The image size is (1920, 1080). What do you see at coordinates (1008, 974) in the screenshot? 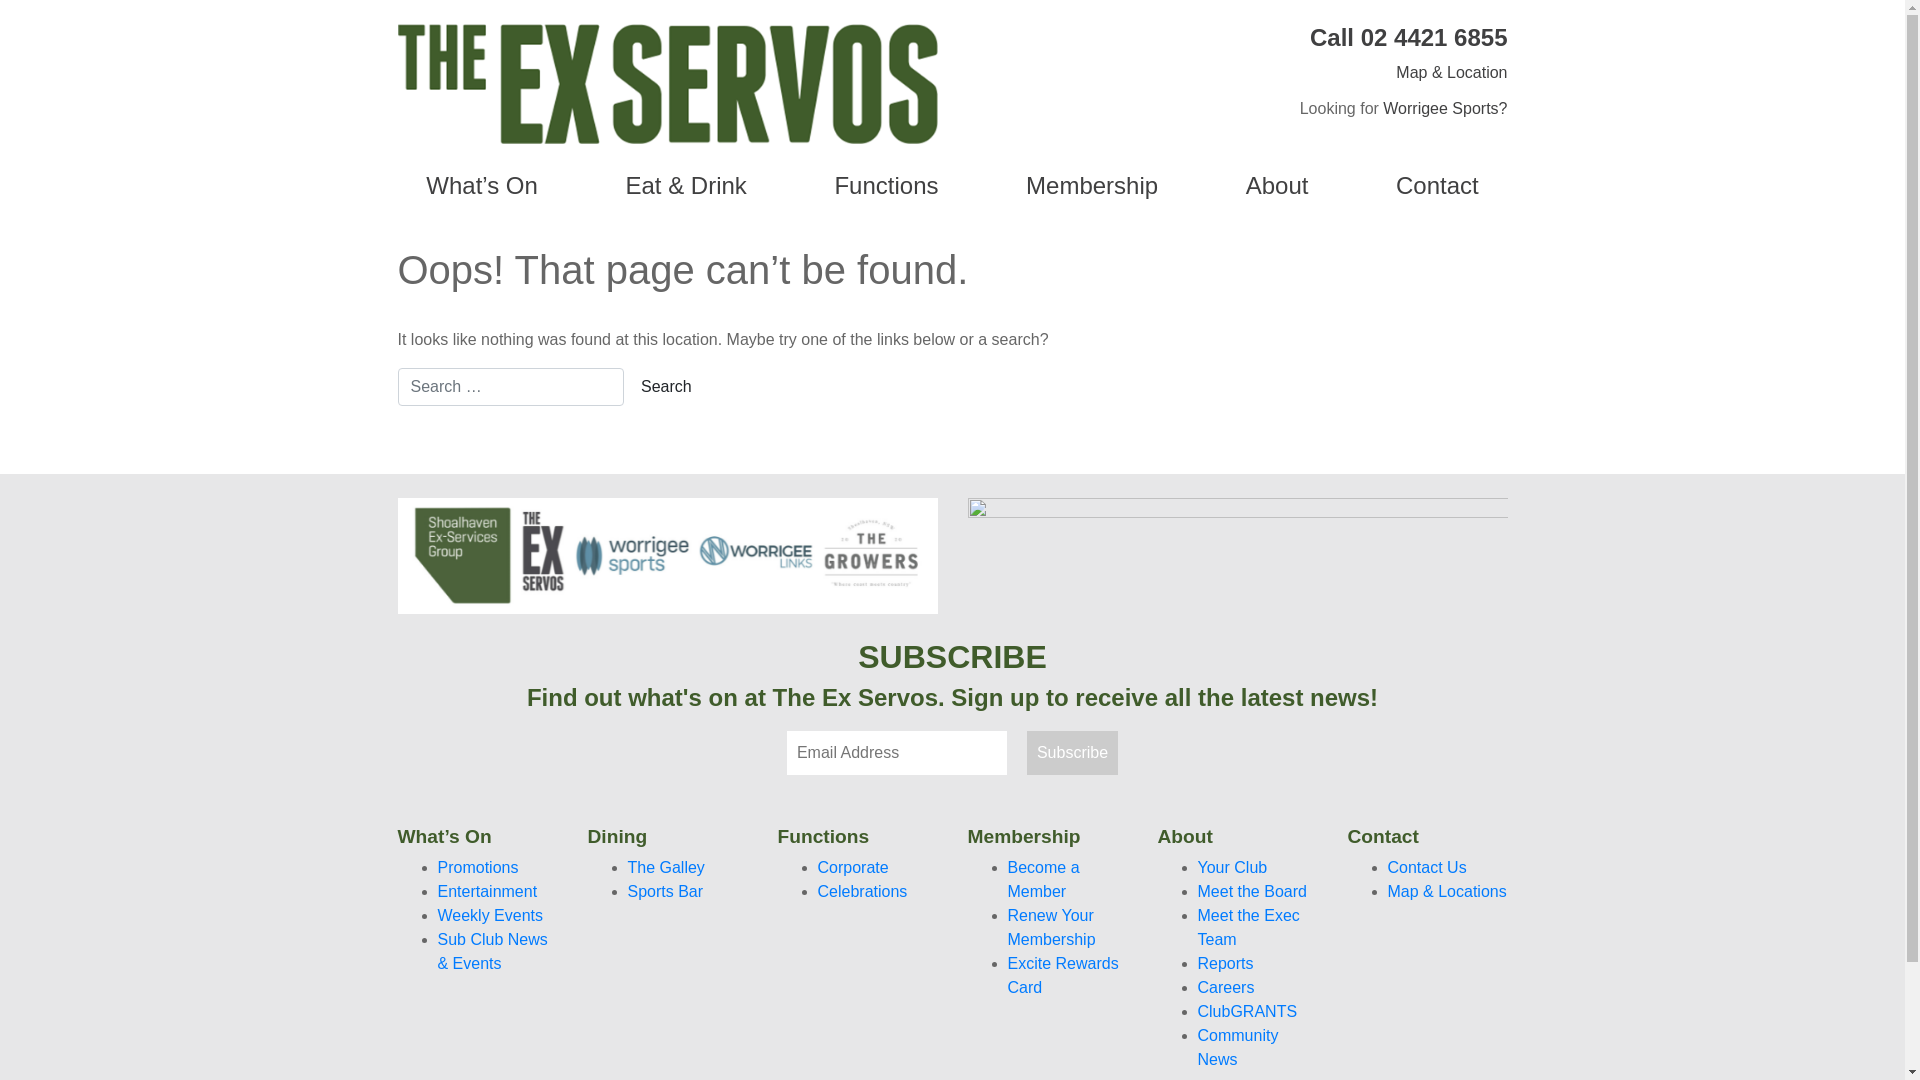
I see `'Excite Rewards Card'` at bounding box center [1008, 974].